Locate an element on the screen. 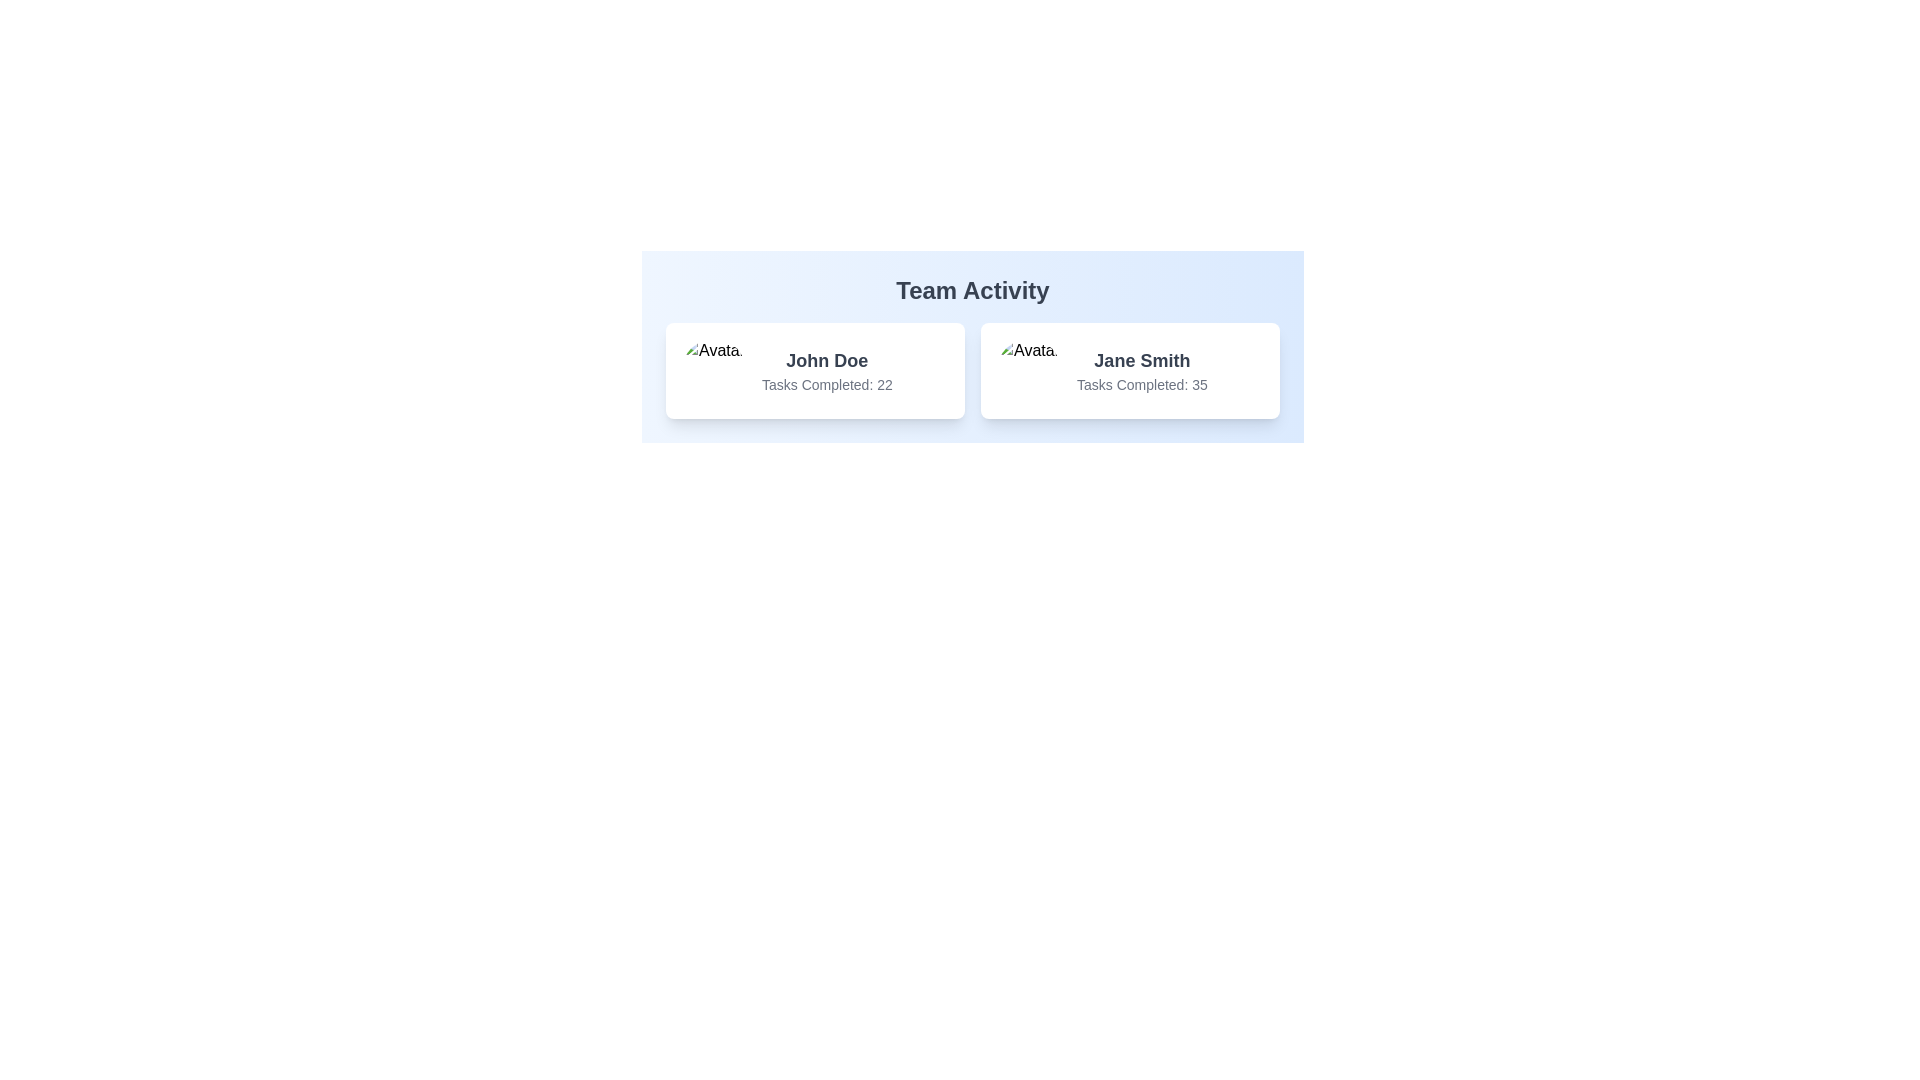 The width and height of the screenshot is (1920, 1080). the text display element showing 'Jane Smith' and their task completion count of 35, located in the right card under the title 'Team Activity.' is located at coordinates (1142, 370).